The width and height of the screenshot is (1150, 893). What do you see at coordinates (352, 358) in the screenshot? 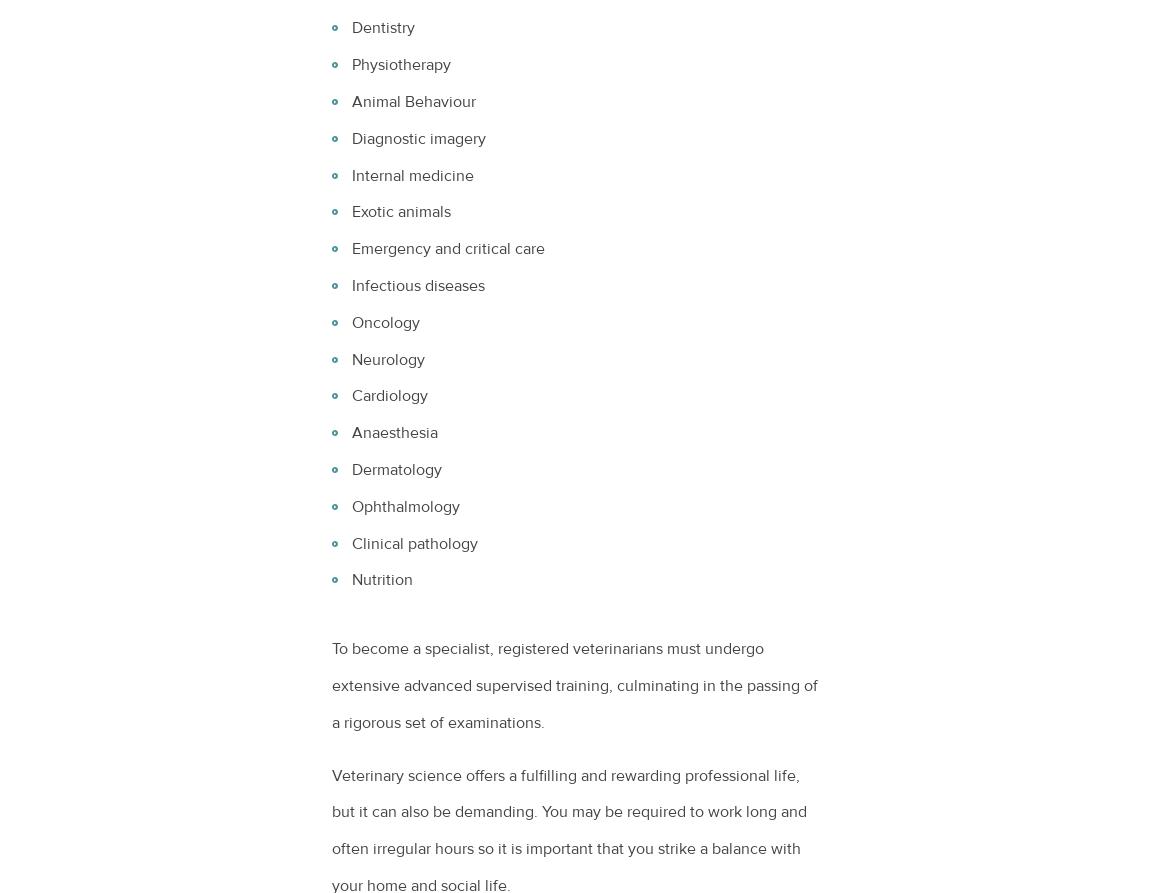
I see `'Neurology'` at bounding box center [352, 358].